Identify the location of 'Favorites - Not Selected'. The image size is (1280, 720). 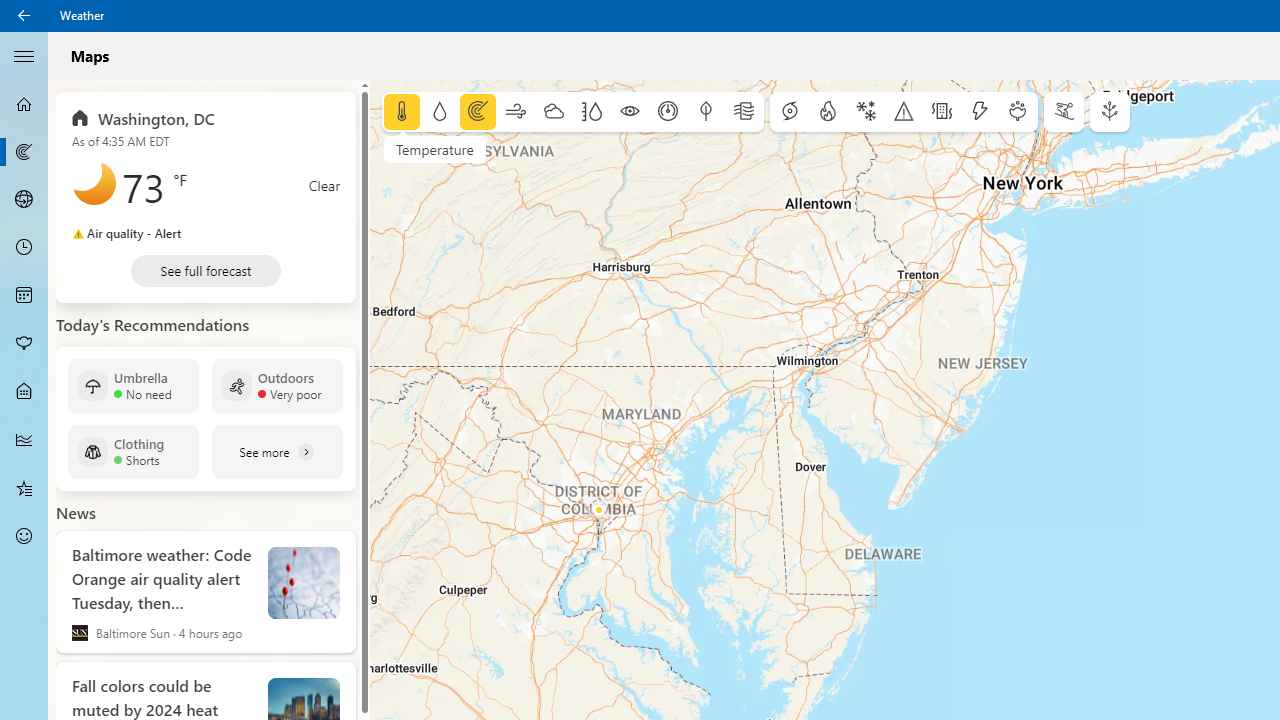
(24, 487).